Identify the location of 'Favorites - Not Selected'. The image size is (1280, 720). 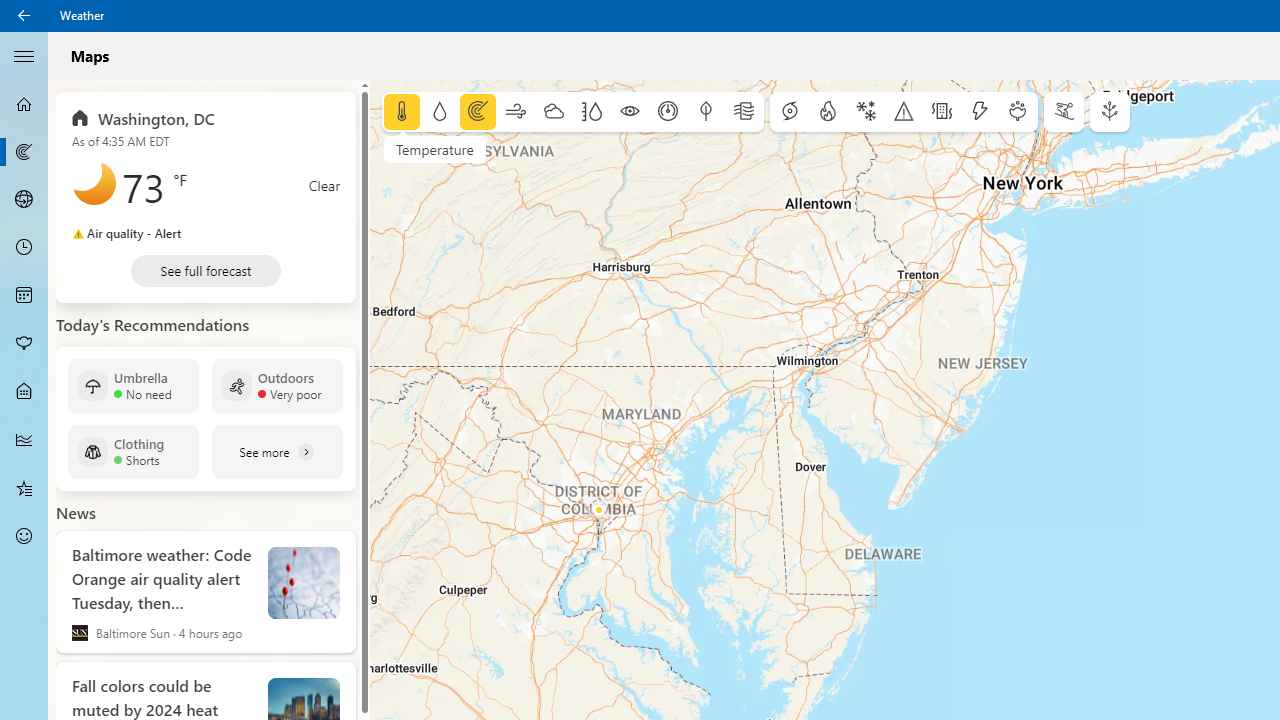
(24, 487).